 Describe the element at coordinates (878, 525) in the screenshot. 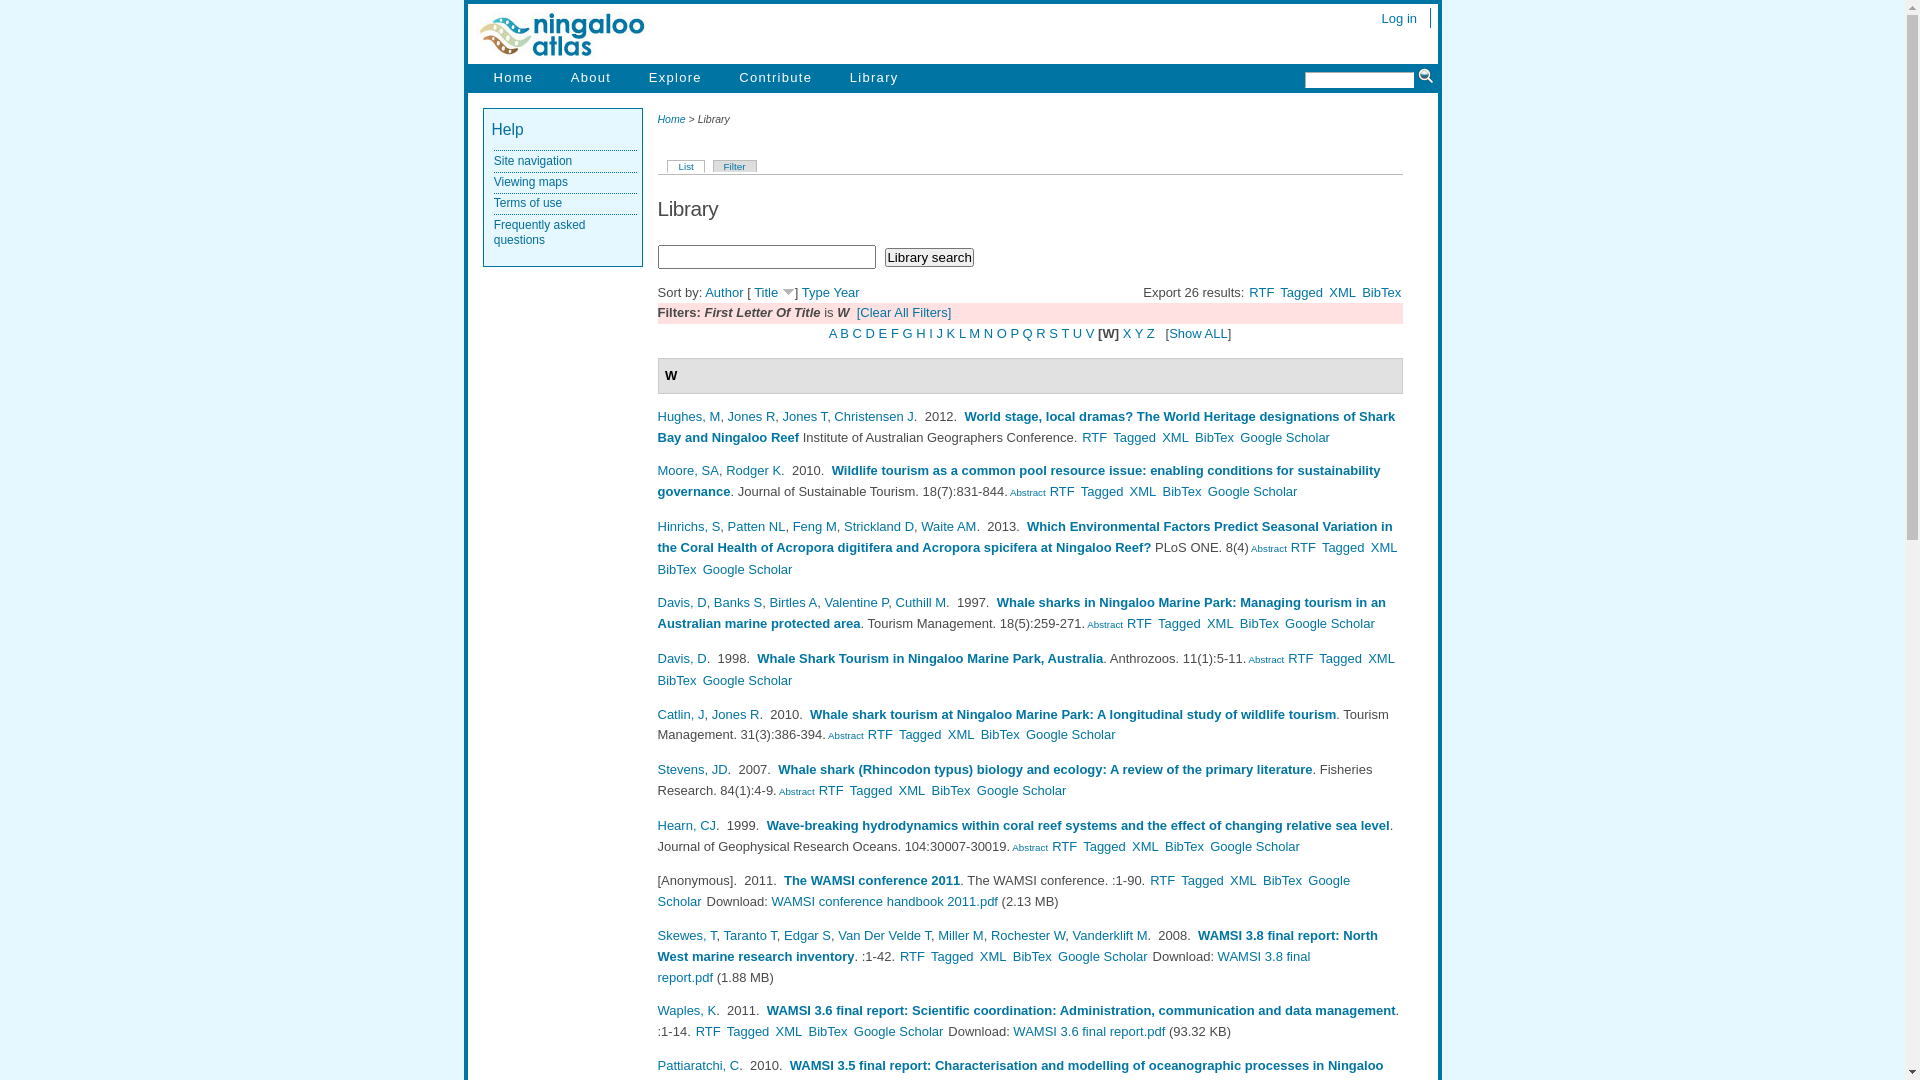

I see `'Strickland D'` at that location.